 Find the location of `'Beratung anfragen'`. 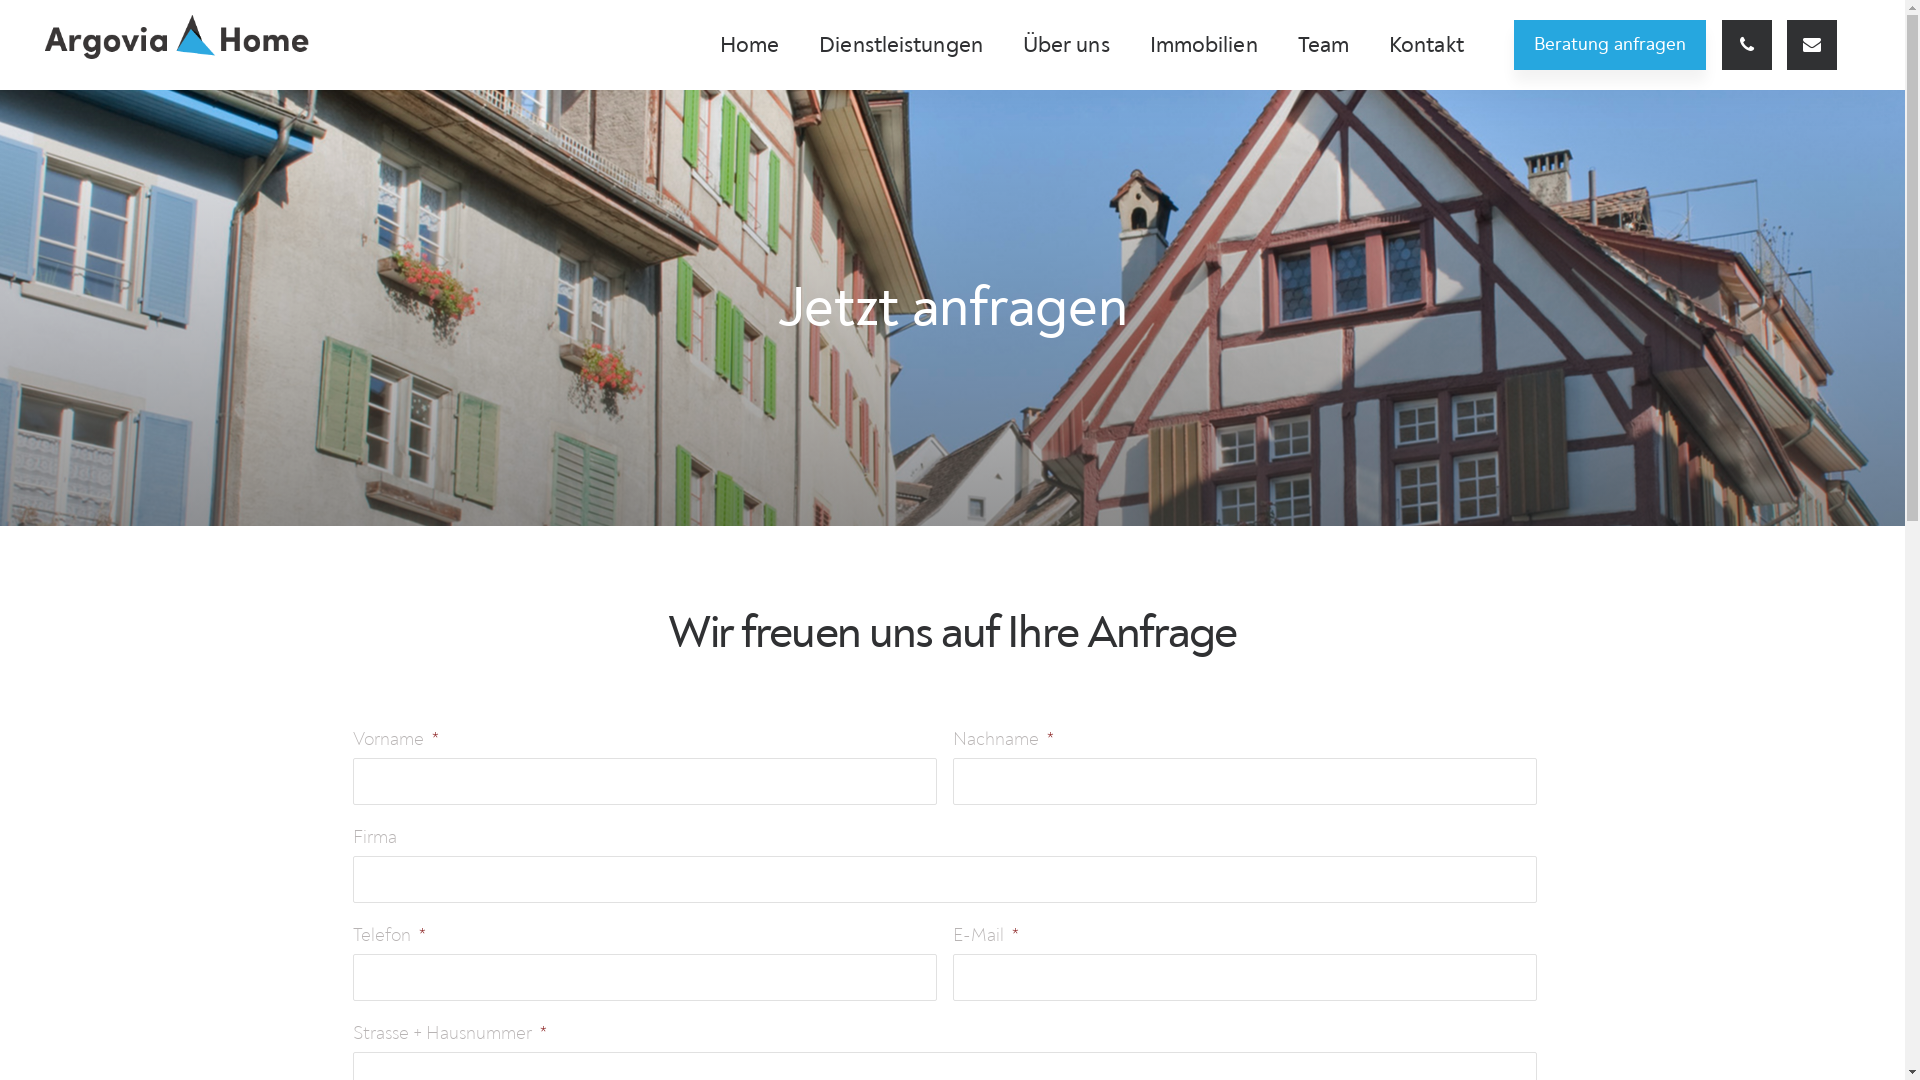

'Beratung anfragen' is located at coordinates (1610, 45).